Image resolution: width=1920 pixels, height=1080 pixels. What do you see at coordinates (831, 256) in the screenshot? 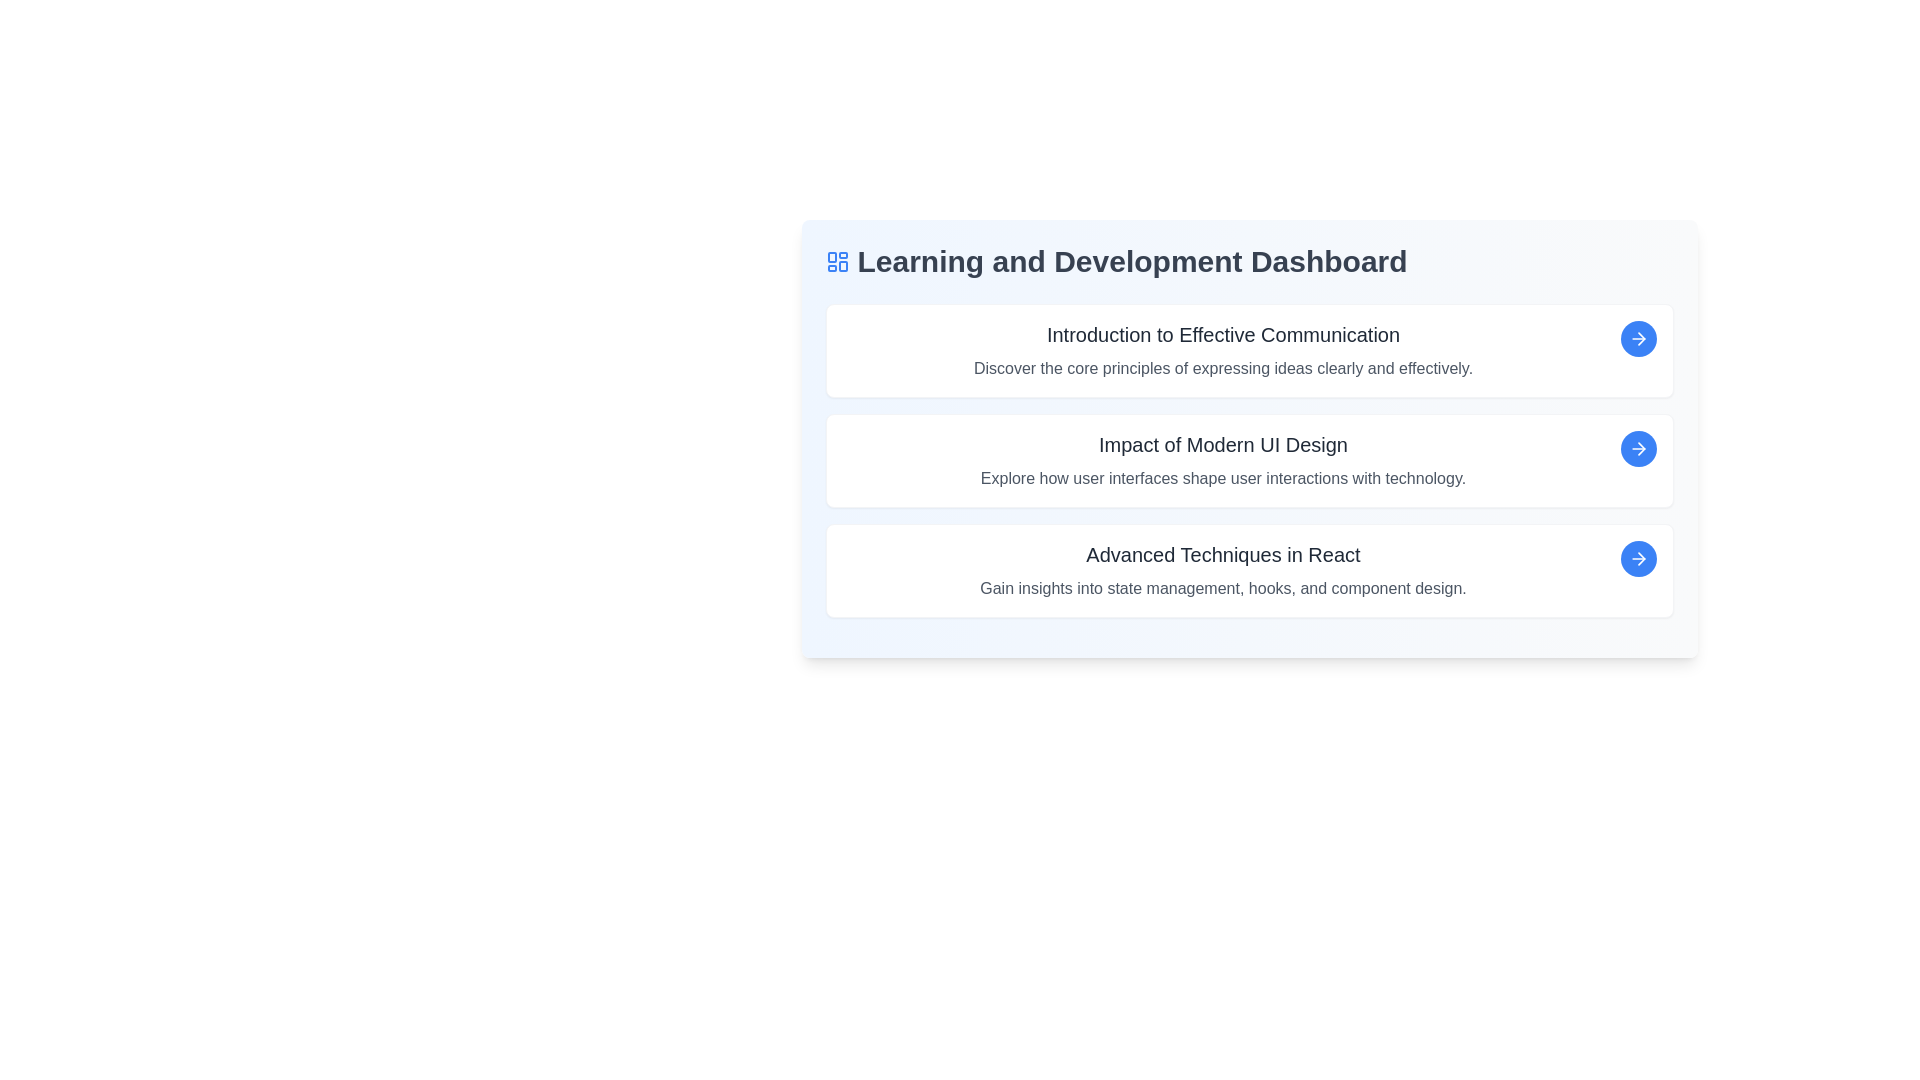
I see `the upper-left rectangle in the grid arrangement within the icon preceding the 'Learning and Development Dashboard' title` at bounding box center [831, 256].